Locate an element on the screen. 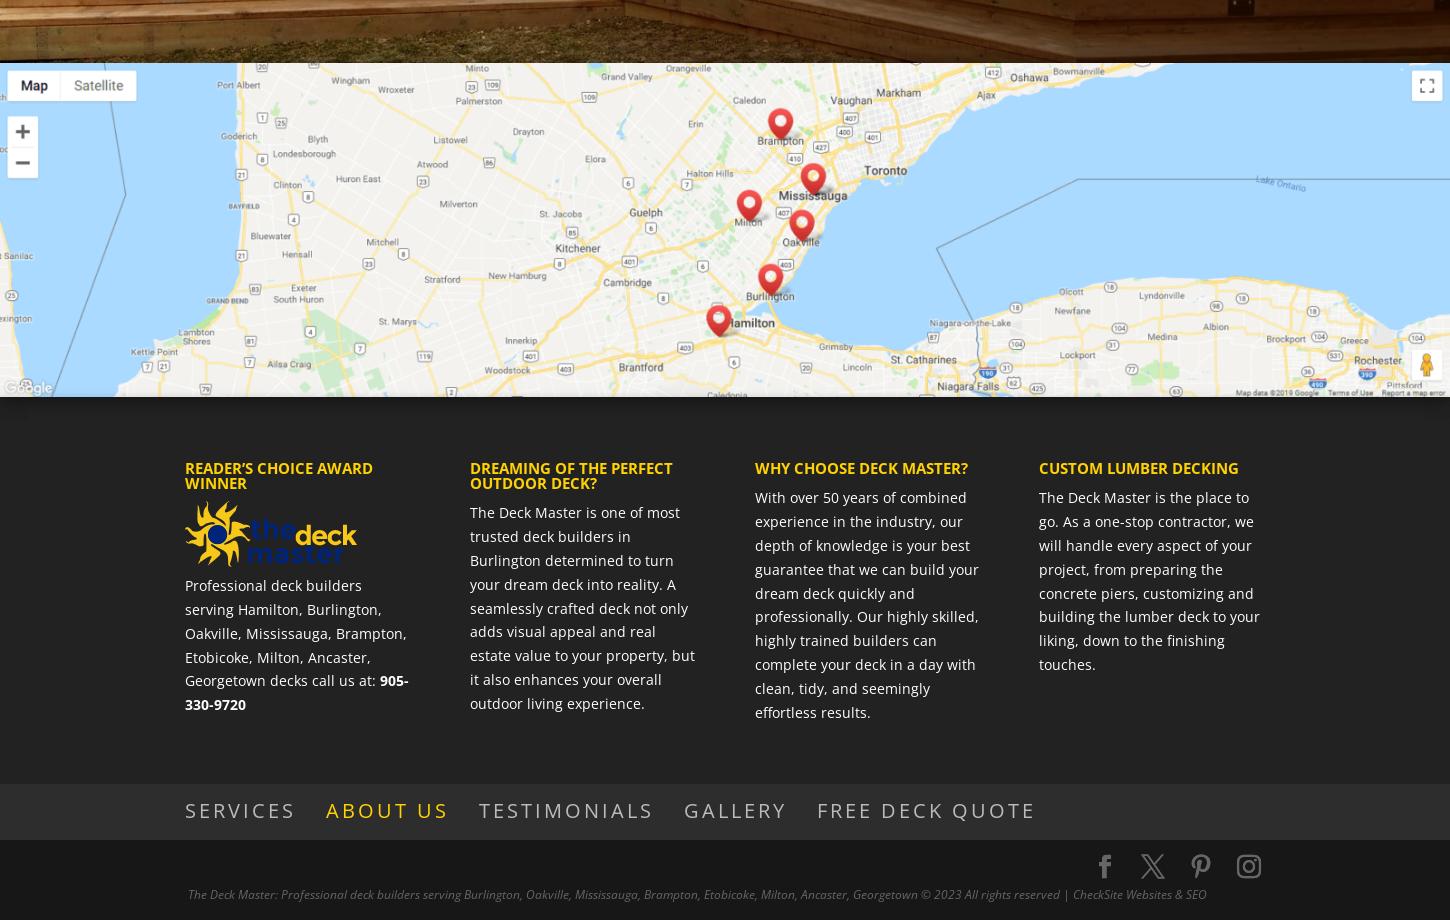 The image size is (1450, 920). 'About Us' is located at coordinates (386, 808).